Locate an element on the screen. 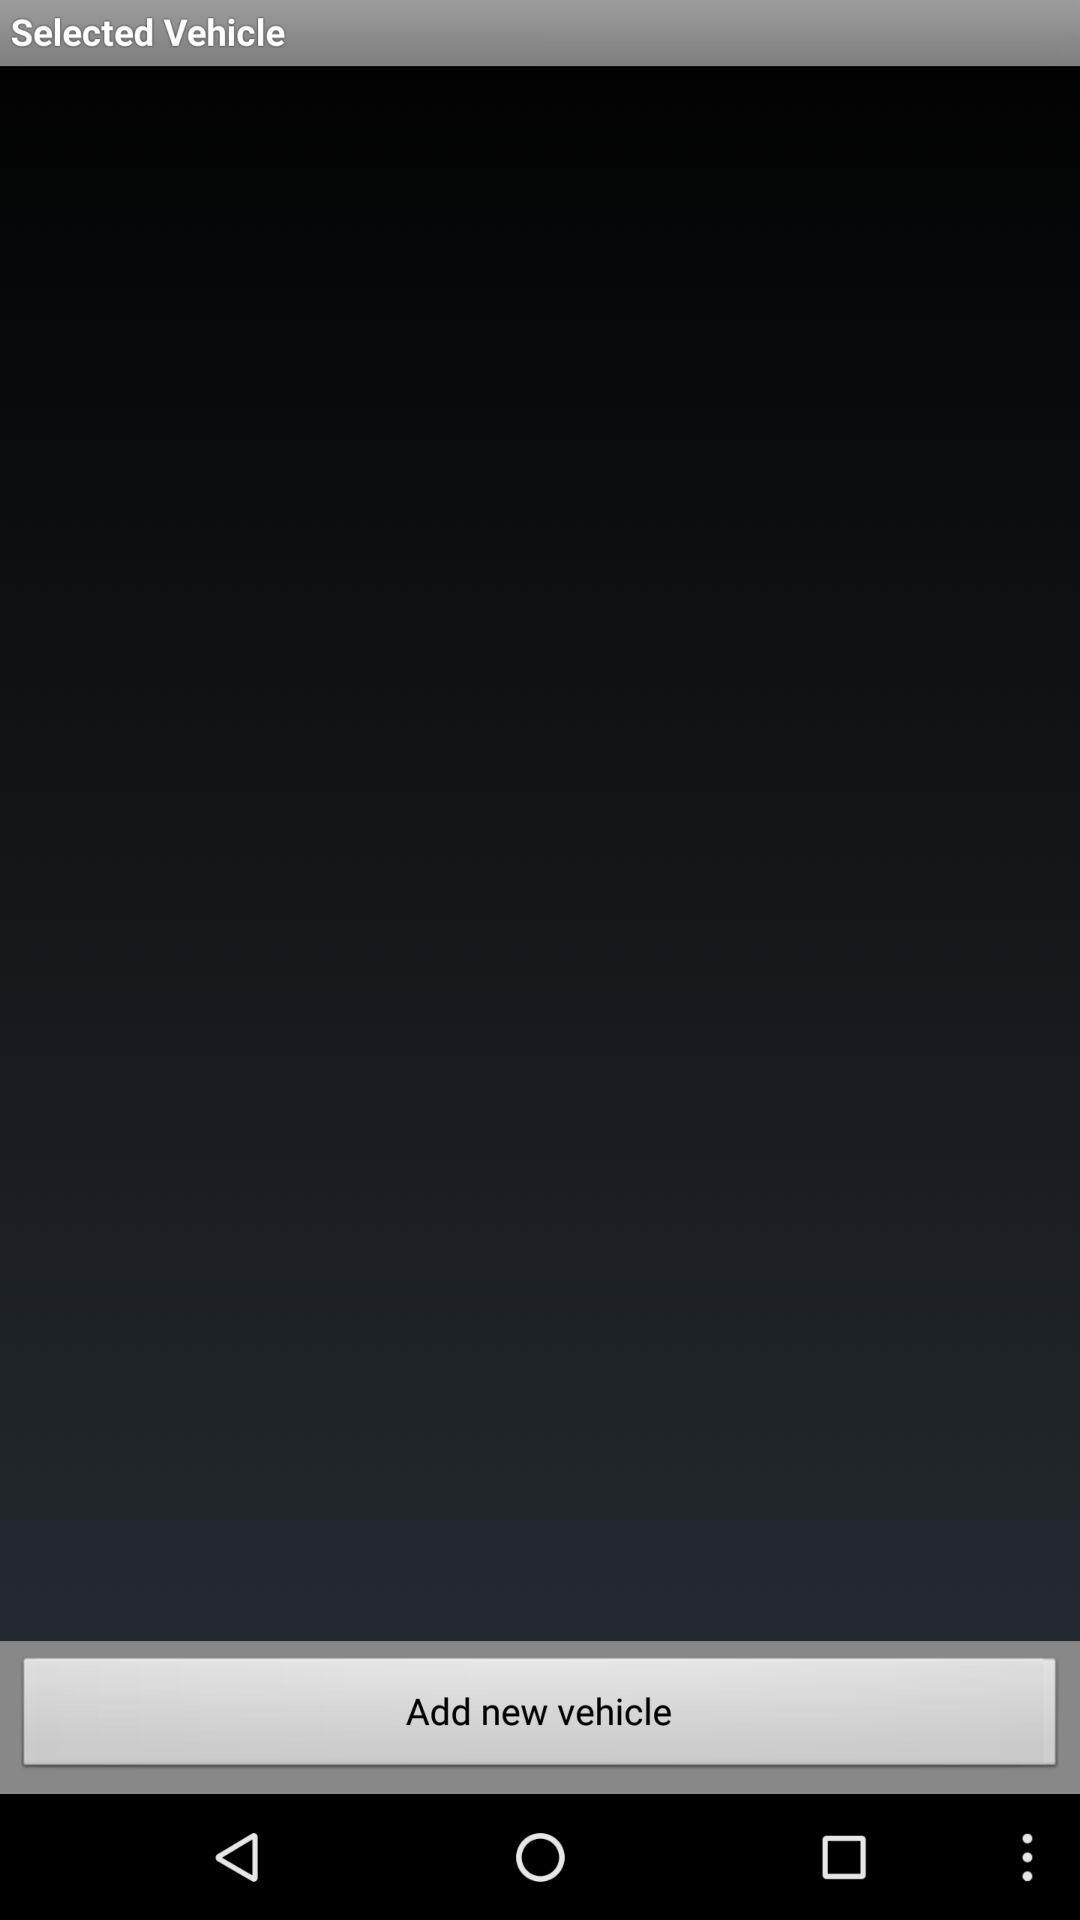 The height and width of the screenshot is (1920, 1080). the add new vehicle is located at coordinates (540, 1716).